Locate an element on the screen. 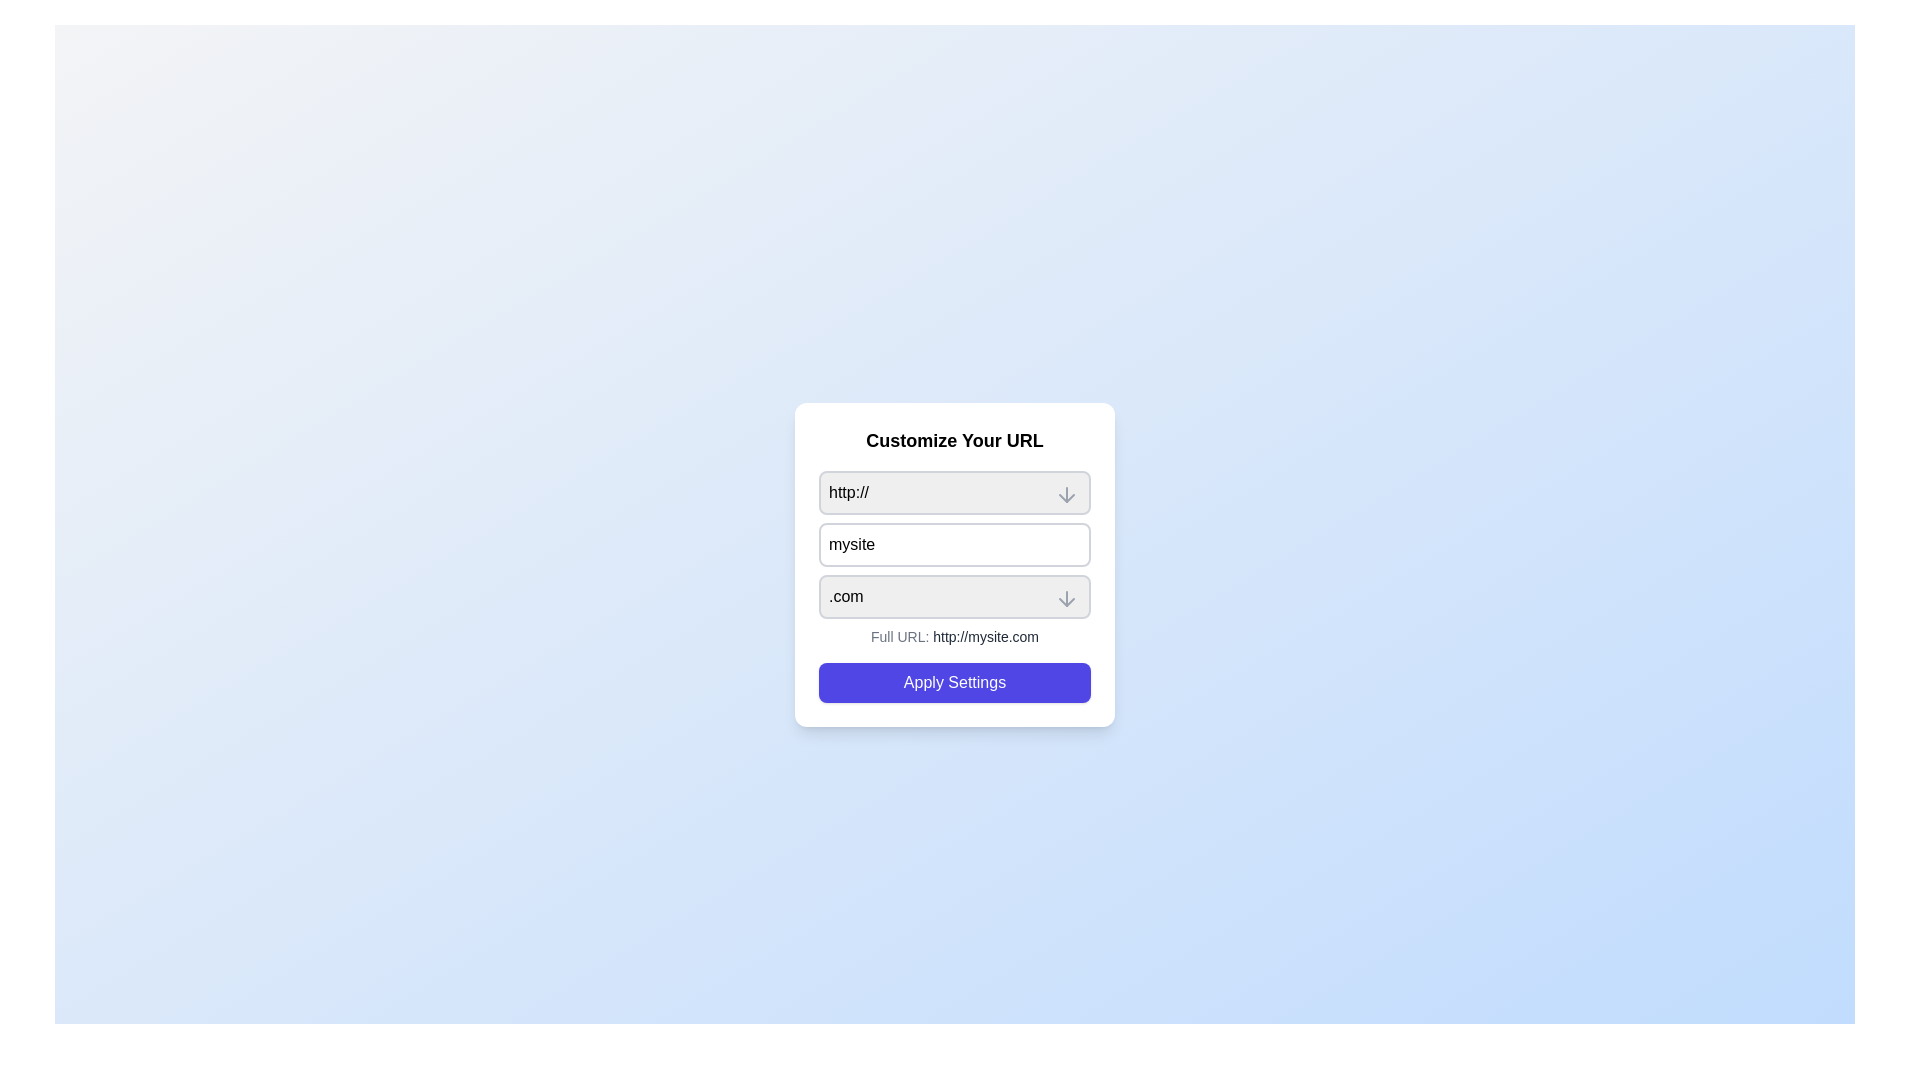 The height and width of the screenshot is (1080, 1920). the static informational text that displays the dynamically generated full URL, located beneath the domain selection component and above the 'Apply Settings' button in the modal is located at coordinates (954, 636).